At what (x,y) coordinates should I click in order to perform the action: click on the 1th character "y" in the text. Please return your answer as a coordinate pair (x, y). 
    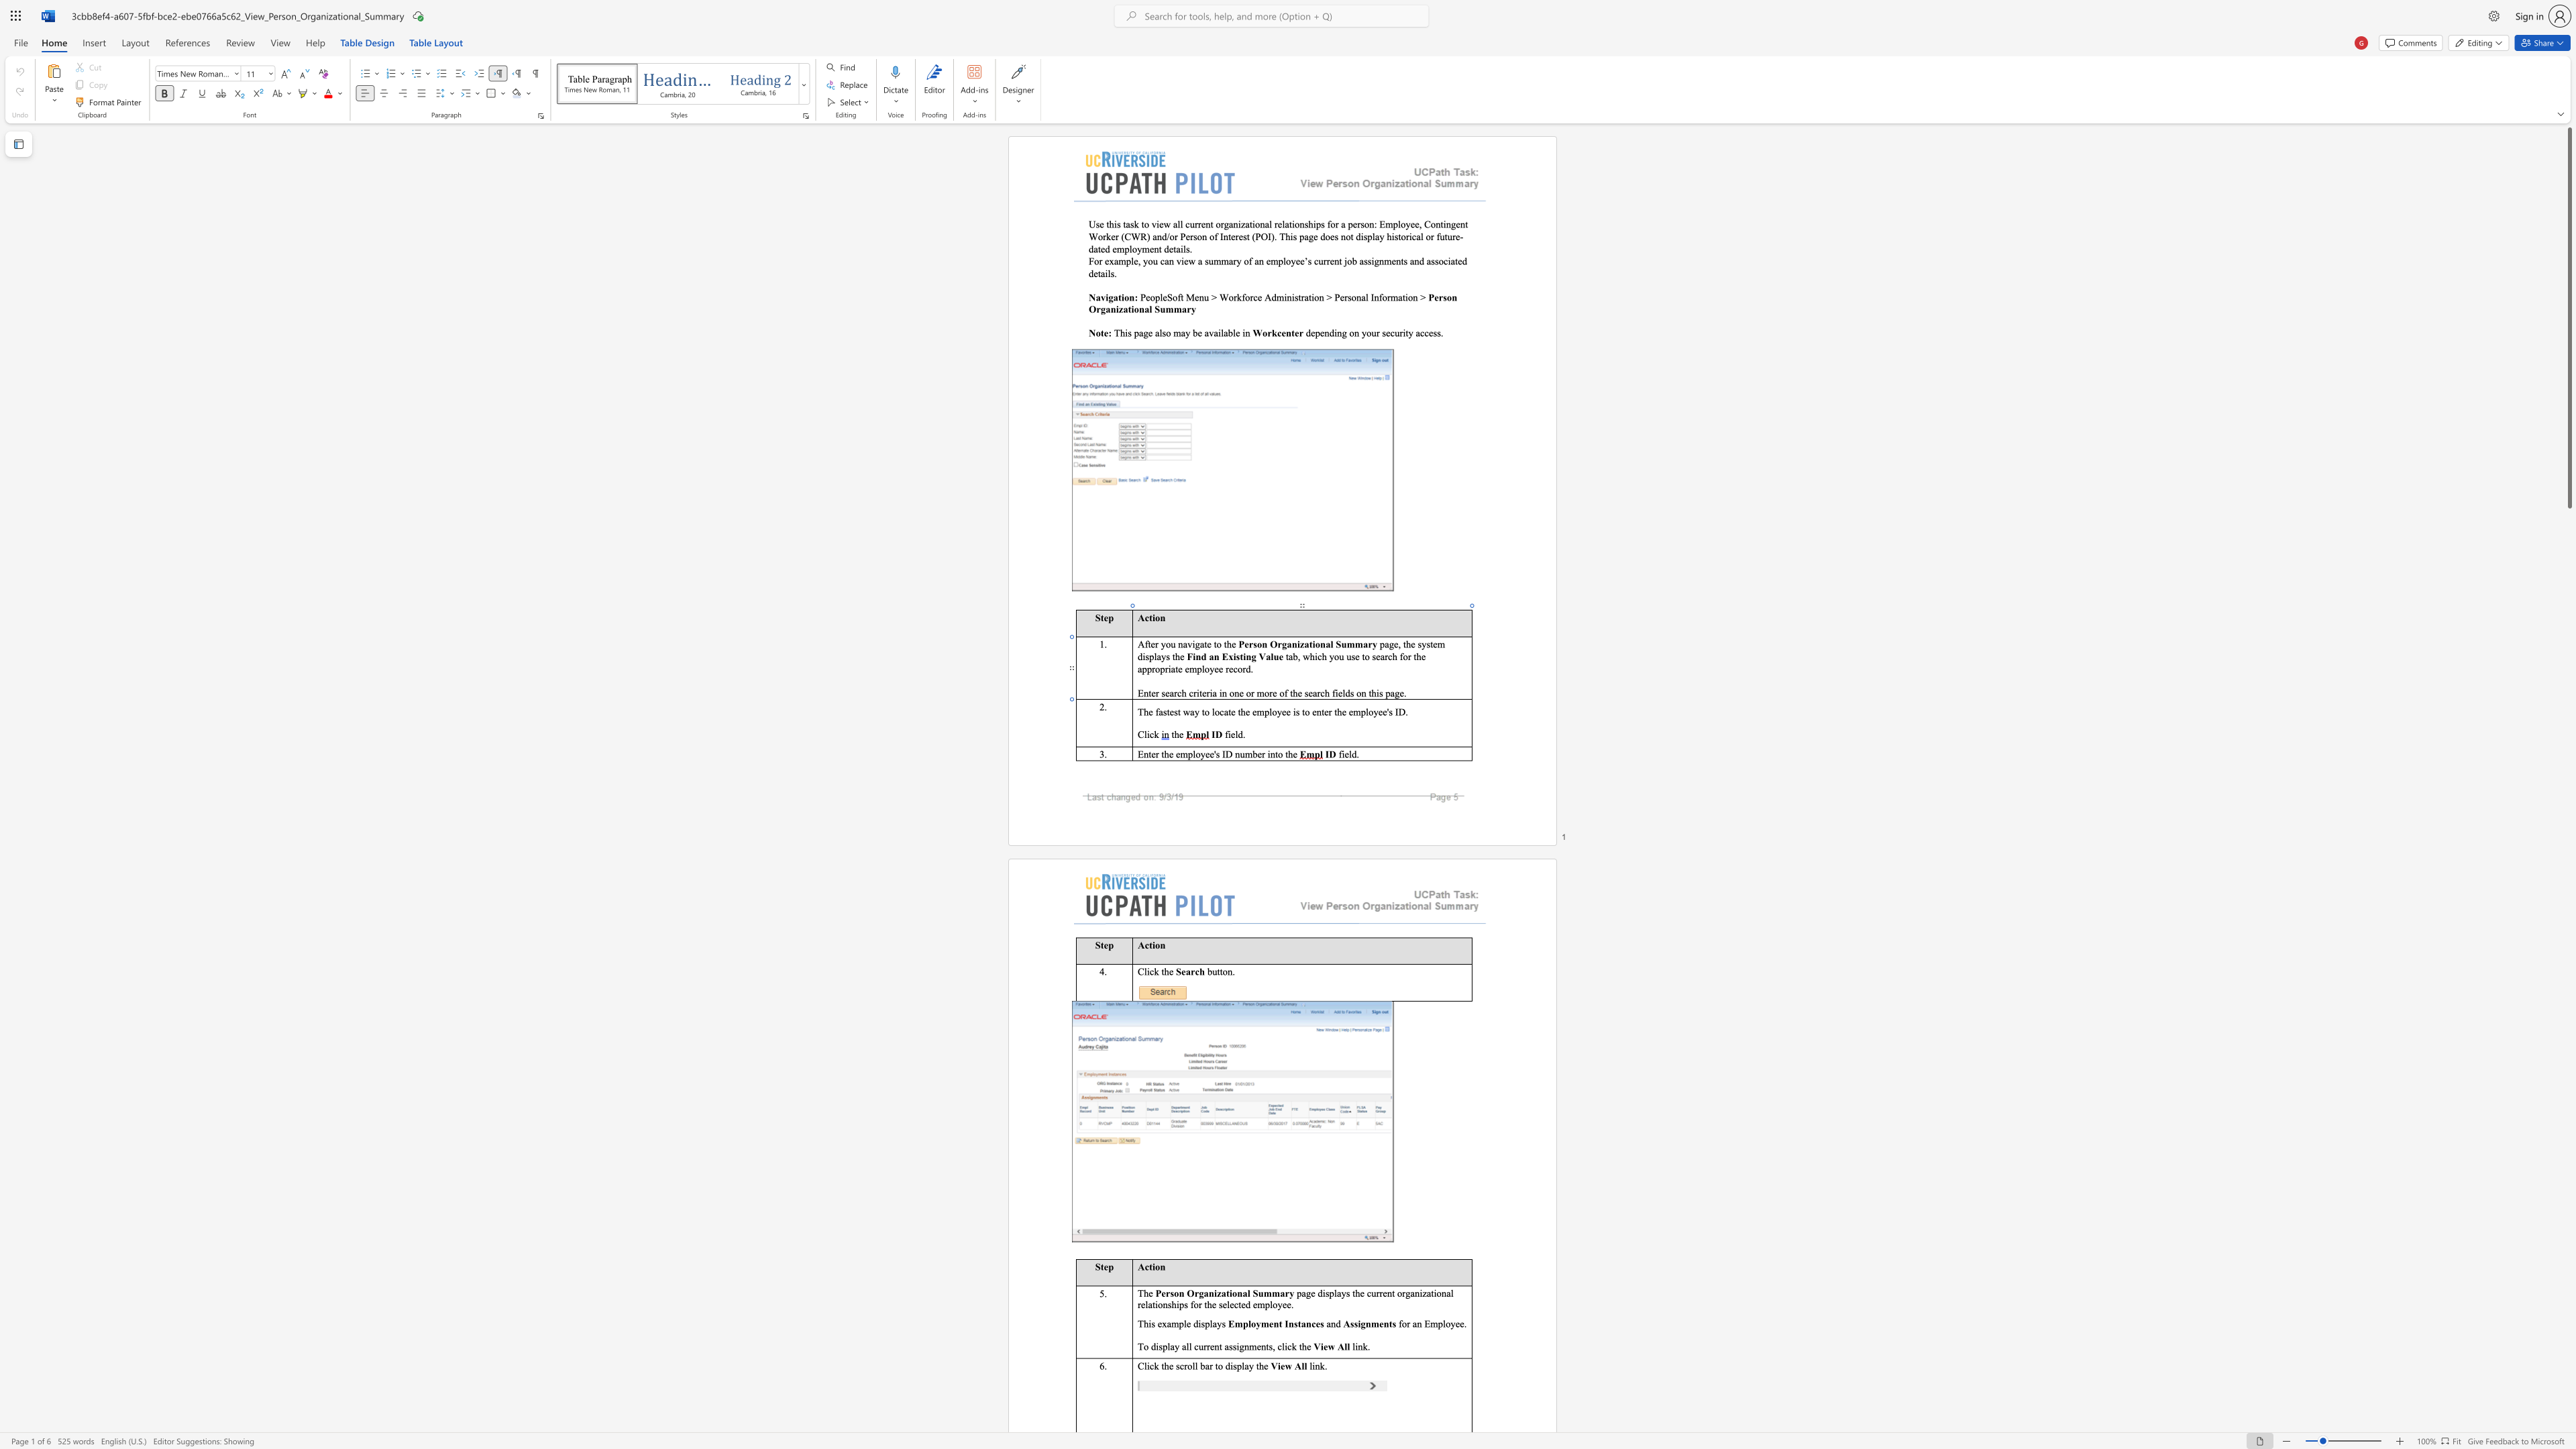
    Looking at the image, I should click on (1257, 1322).